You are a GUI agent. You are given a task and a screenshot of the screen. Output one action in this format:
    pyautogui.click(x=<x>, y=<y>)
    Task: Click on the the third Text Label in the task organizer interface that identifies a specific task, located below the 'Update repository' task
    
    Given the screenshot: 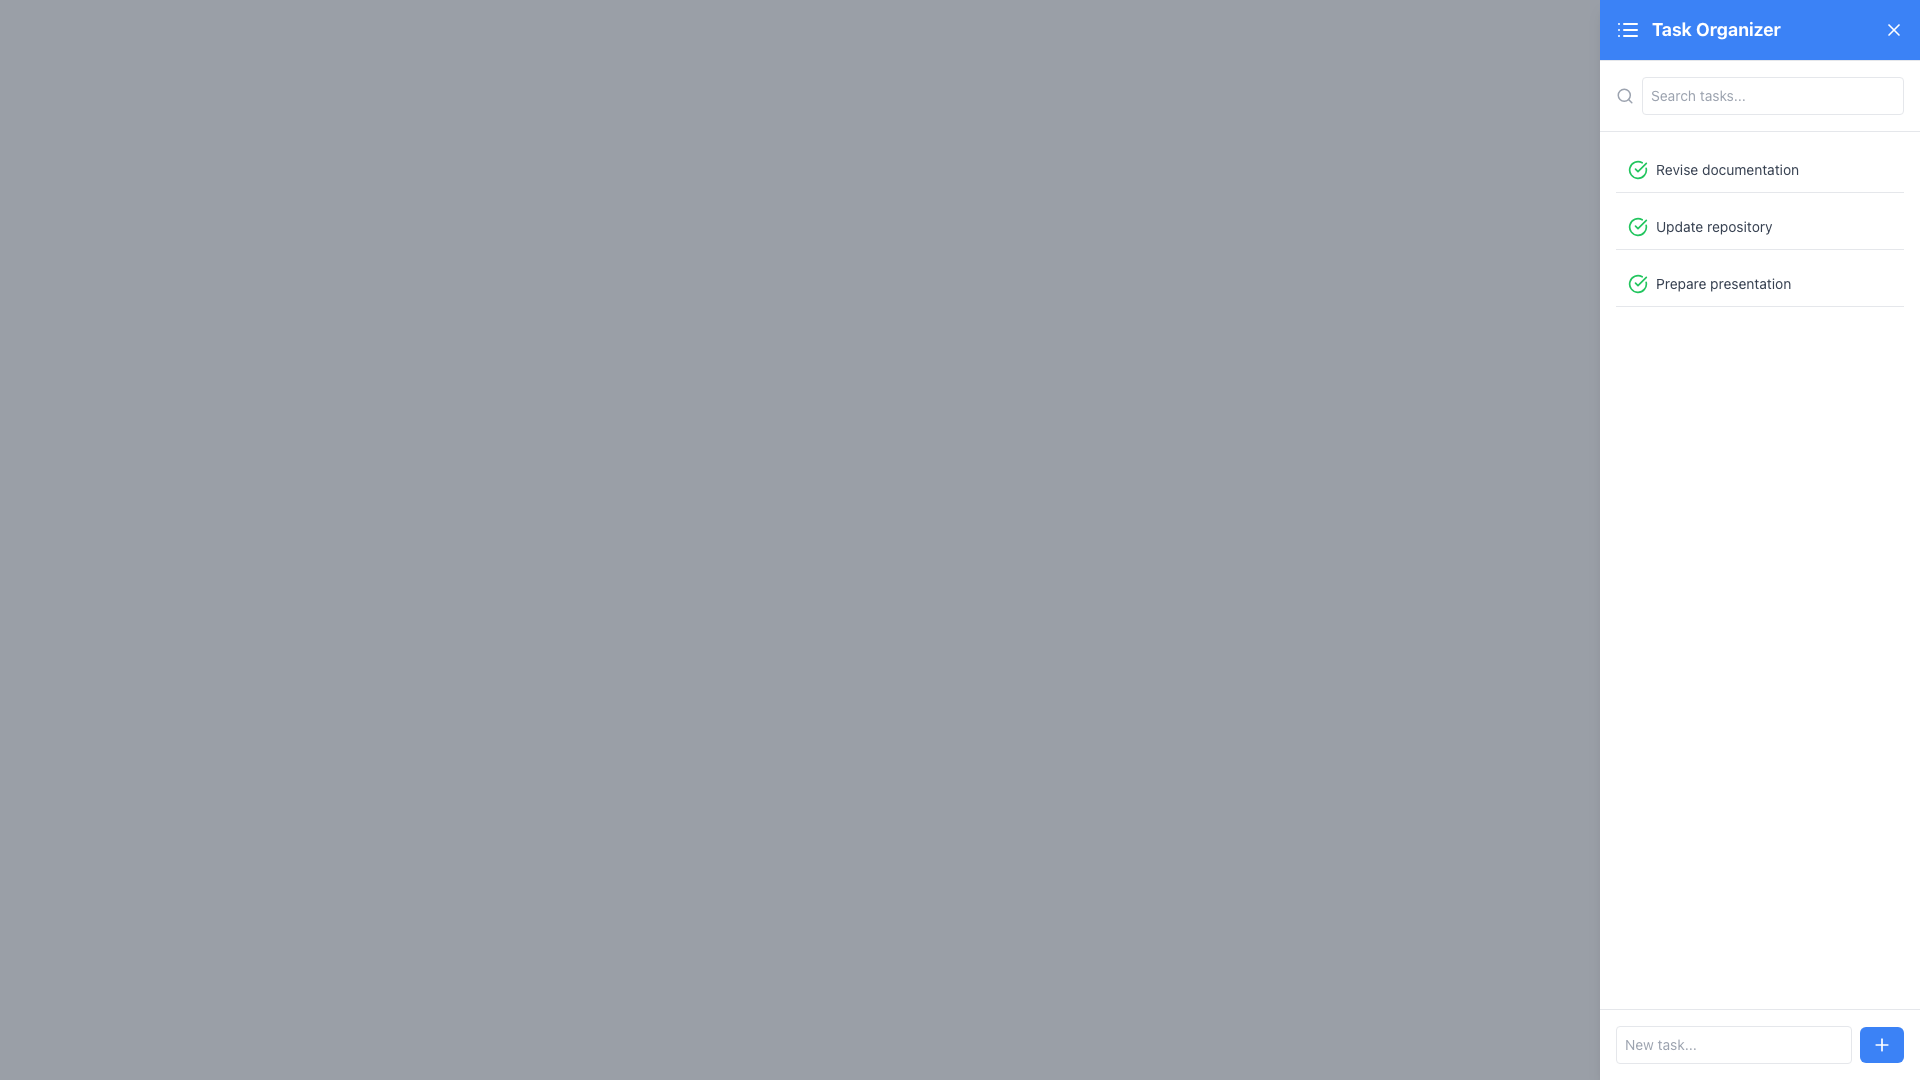 What is the action you would take?
    pyautogui.click(x=1722, y=284)
    